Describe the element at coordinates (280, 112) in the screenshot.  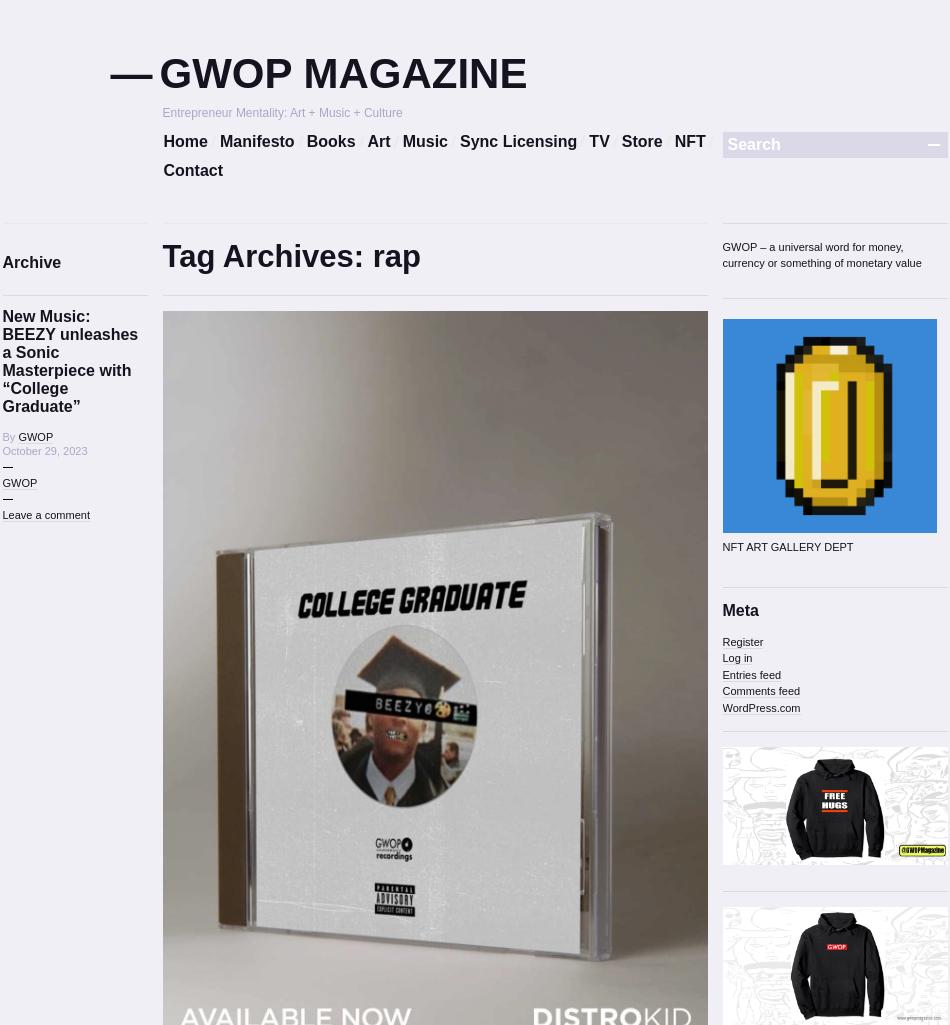
I see `'Entrepreneur Mentality: Art + Music + Culture'` at that location.